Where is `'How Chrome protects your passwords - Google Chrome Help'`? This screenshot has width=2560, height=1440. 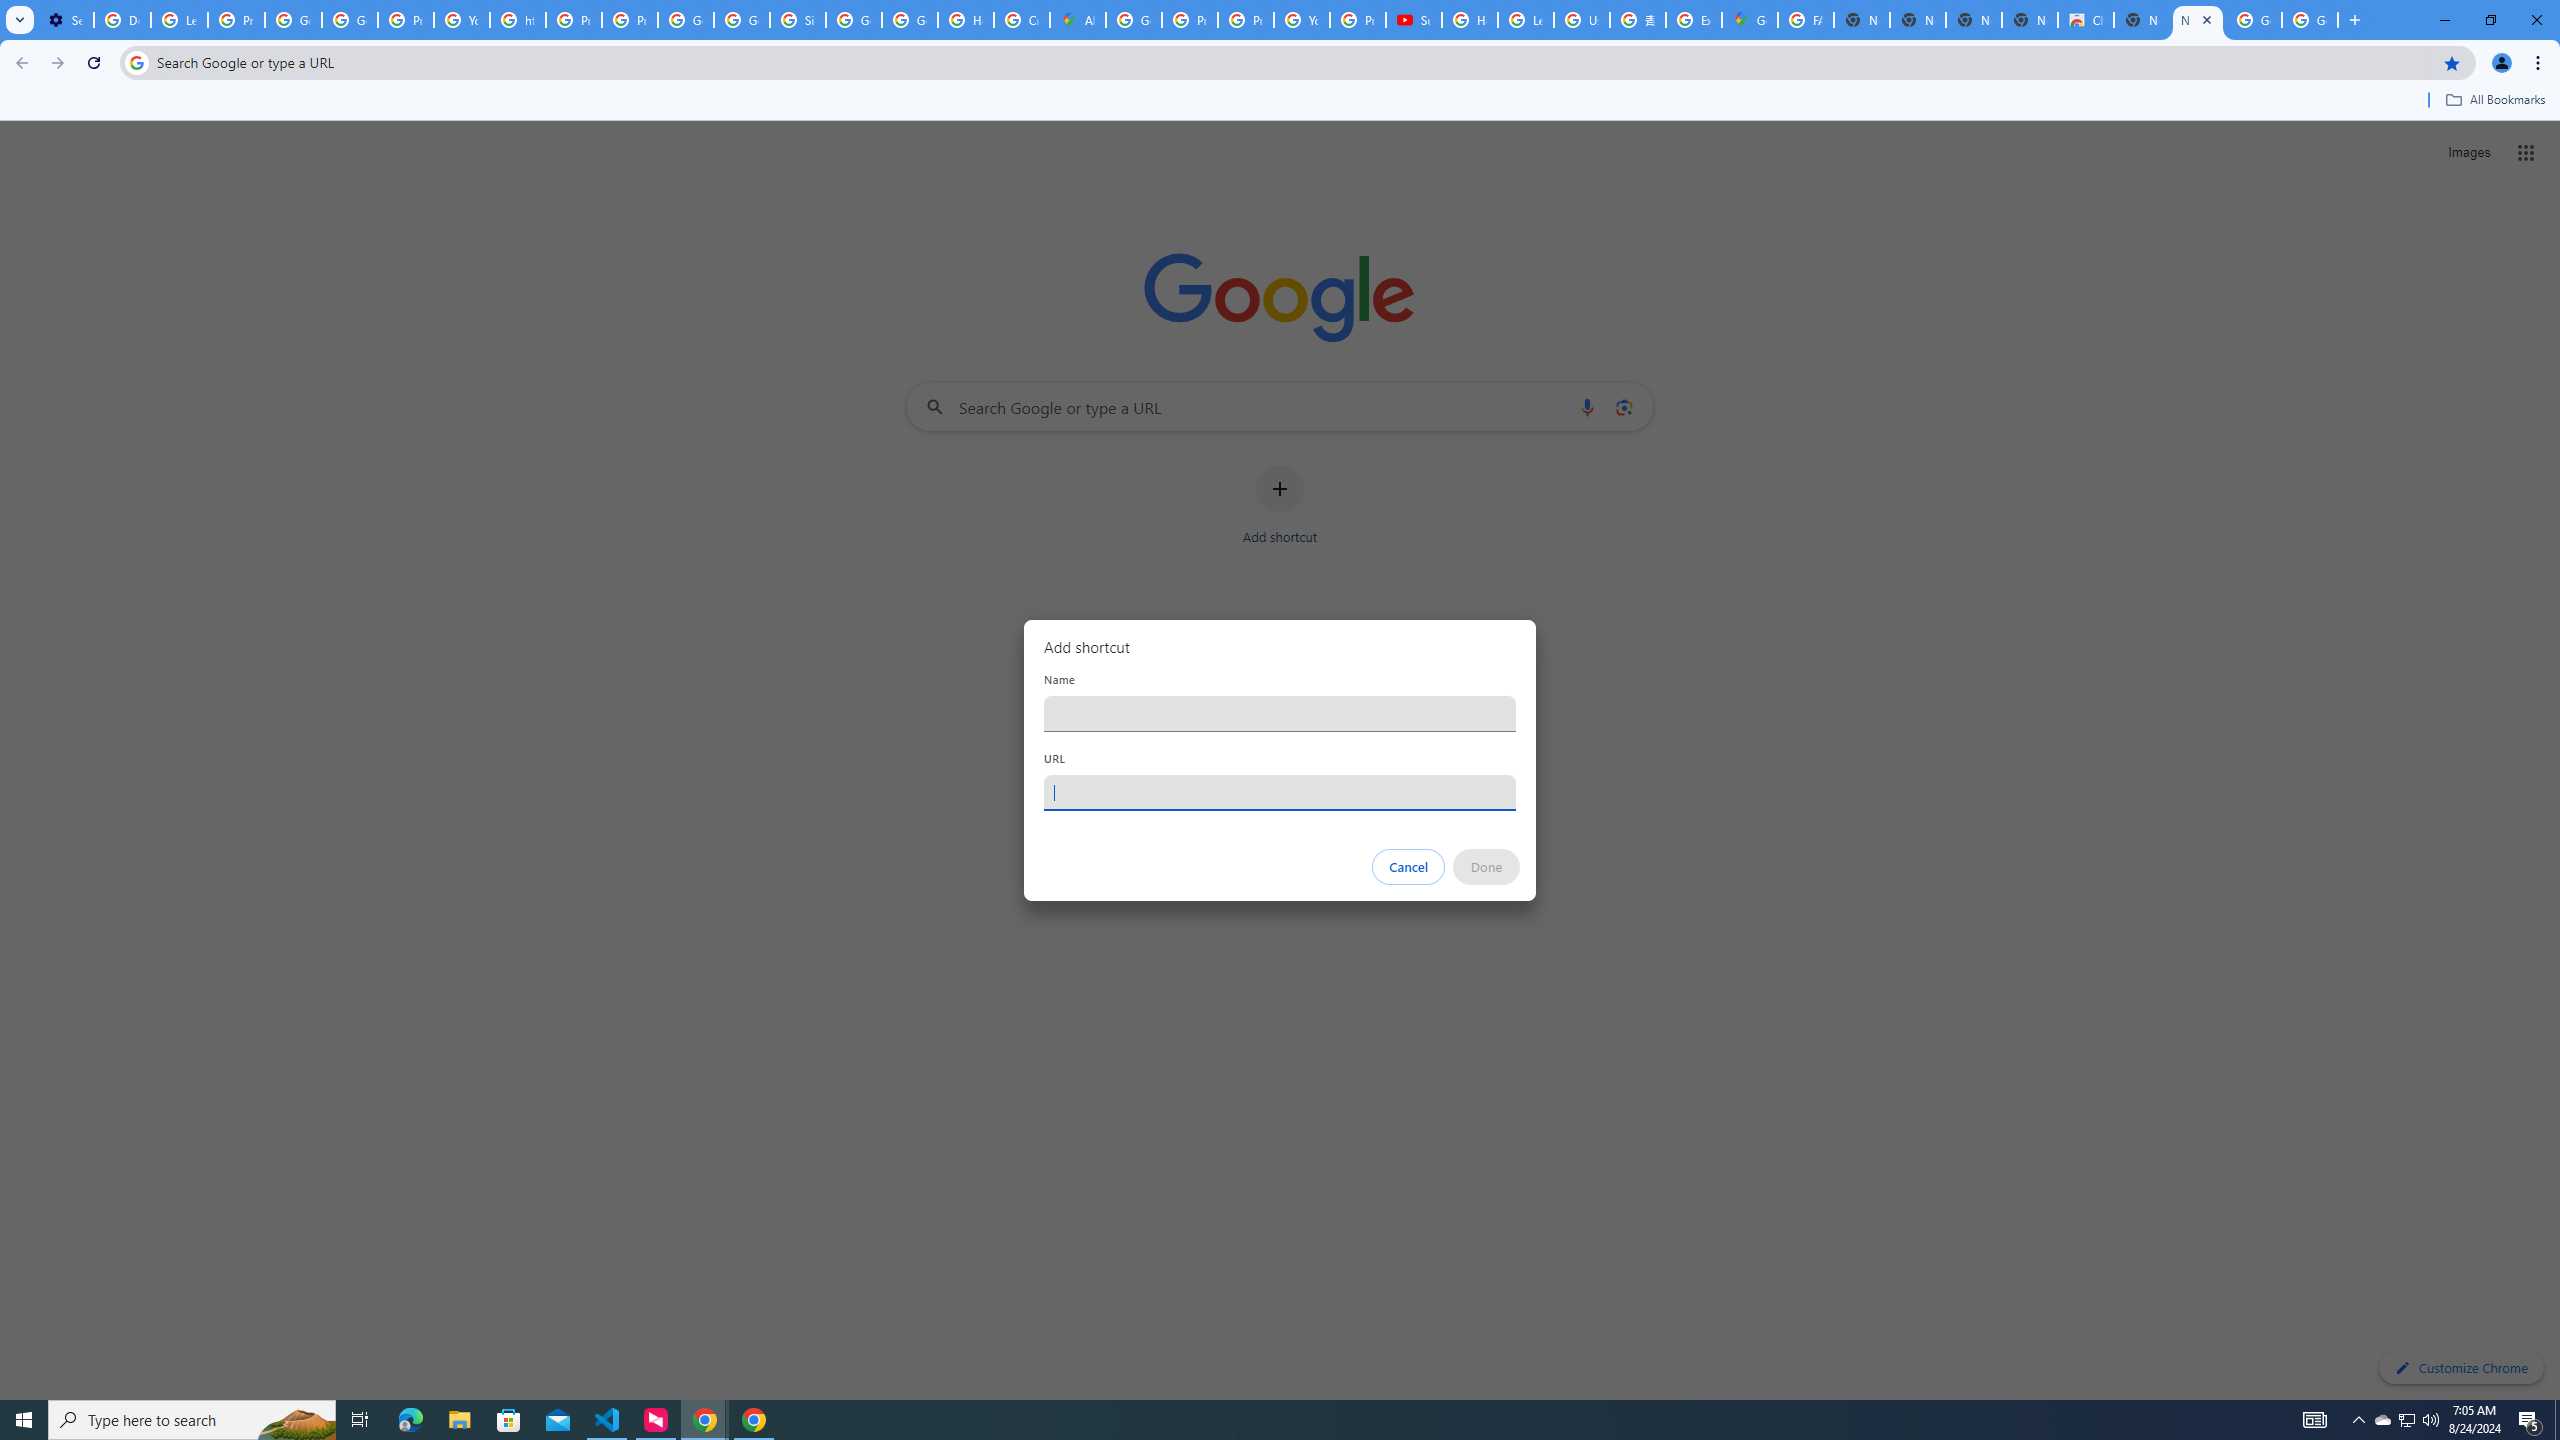
'How Chrome protects your passwords - Google Chrome Help' is located at coordinates (1469, 19).